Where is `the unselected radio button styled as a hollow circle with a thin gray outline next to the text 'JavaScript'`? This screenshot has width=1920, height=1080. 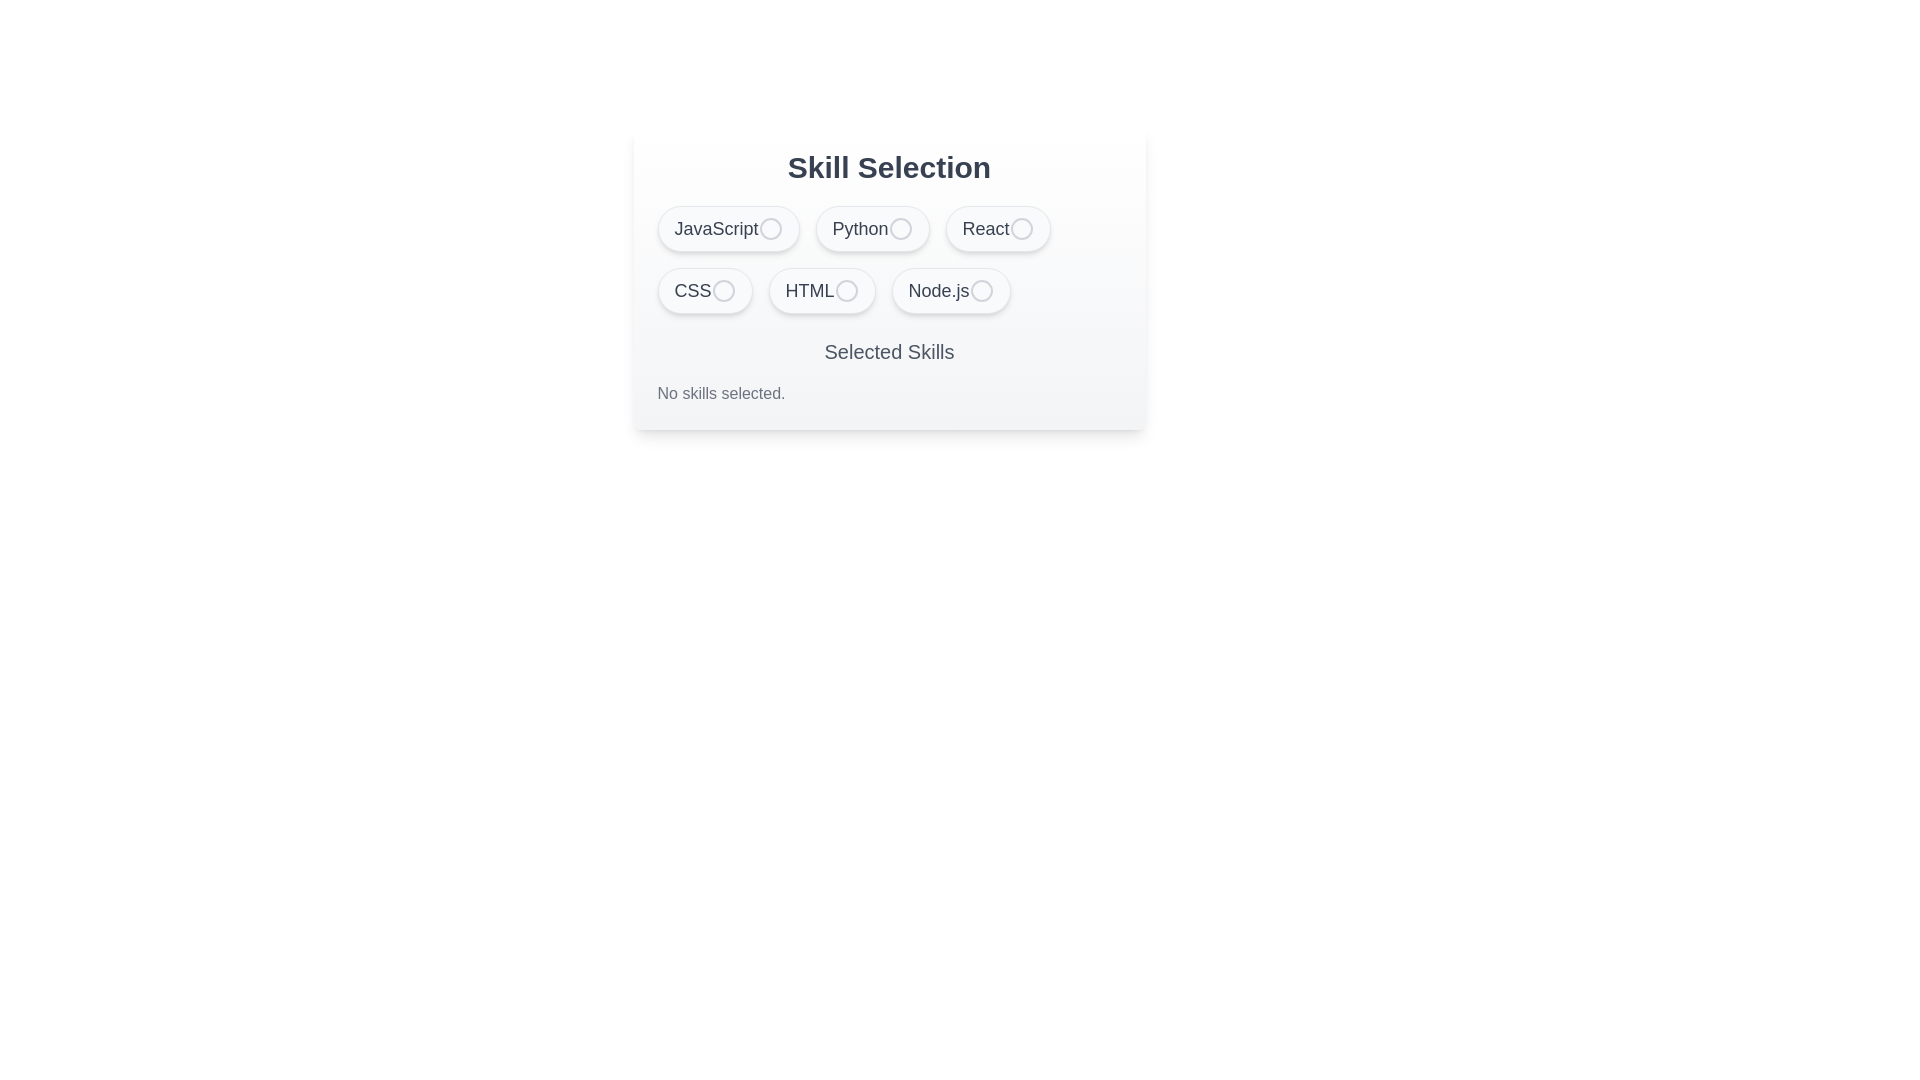 the unselected radio button styled as a hollow circle with a thin gray outline next to the text 'JavaScript' is located at coordinates (769, 227).